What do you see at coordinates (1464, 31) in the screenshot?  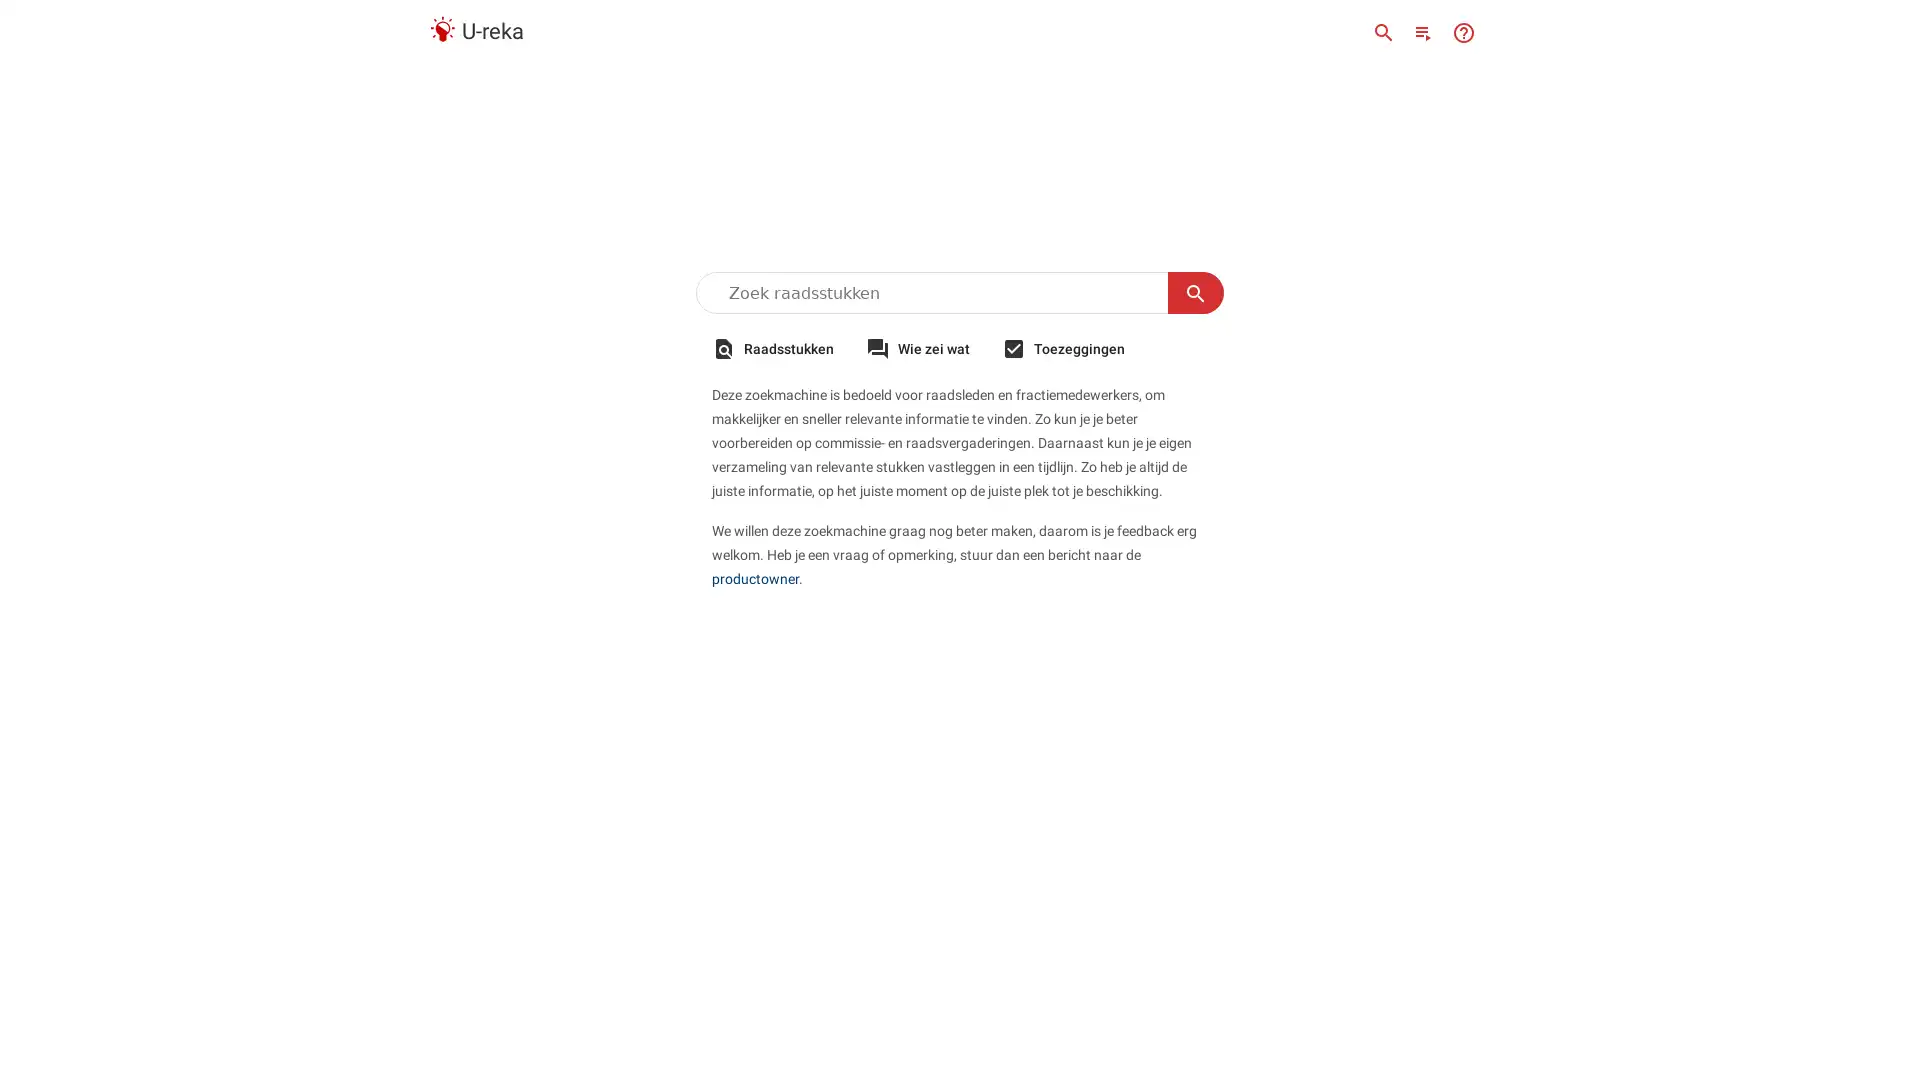 I see `Over deze applicatie` at bounding box center [1464, 31].